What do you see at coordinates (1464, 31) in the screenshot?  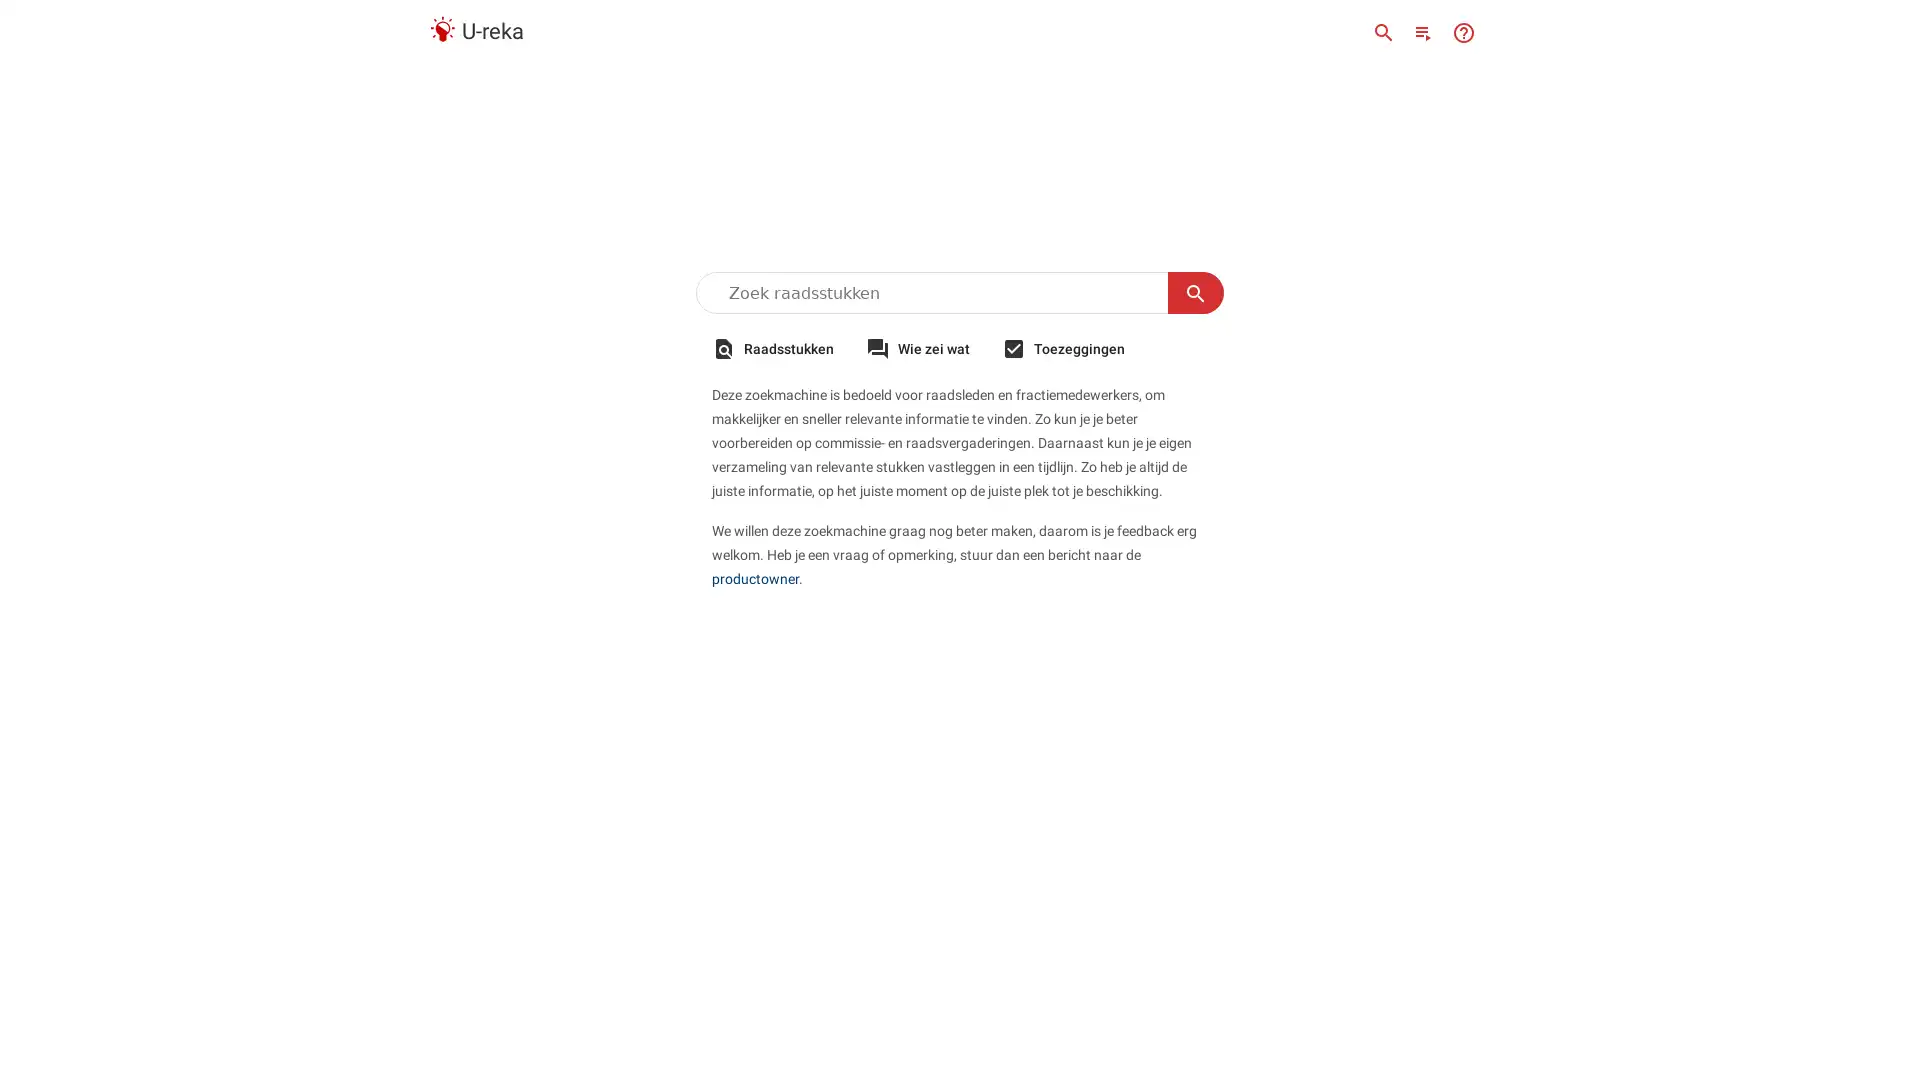 I see `Over deze applicatie` at bounding box center [1464, 31].